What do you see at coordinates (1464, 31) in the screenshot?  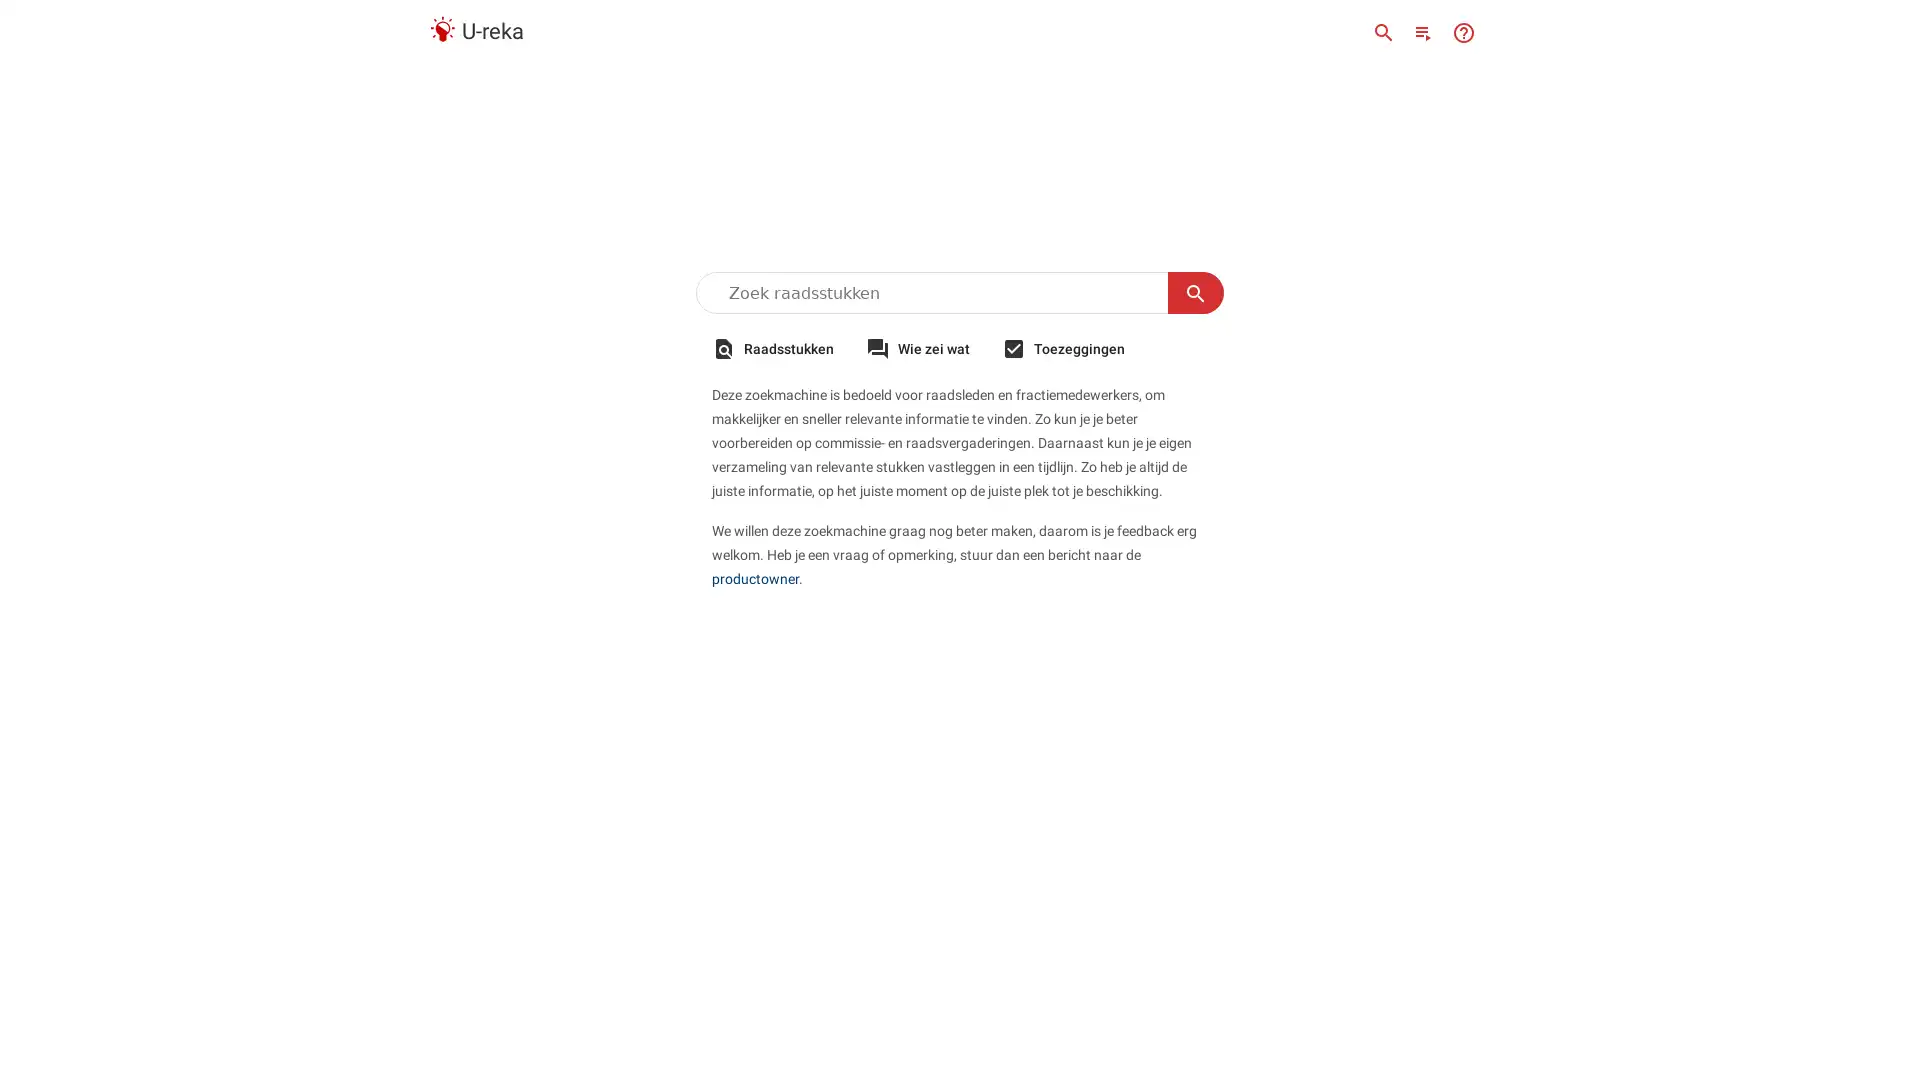 I see `Over deze applicatie` at bounding box center [1464, 31].